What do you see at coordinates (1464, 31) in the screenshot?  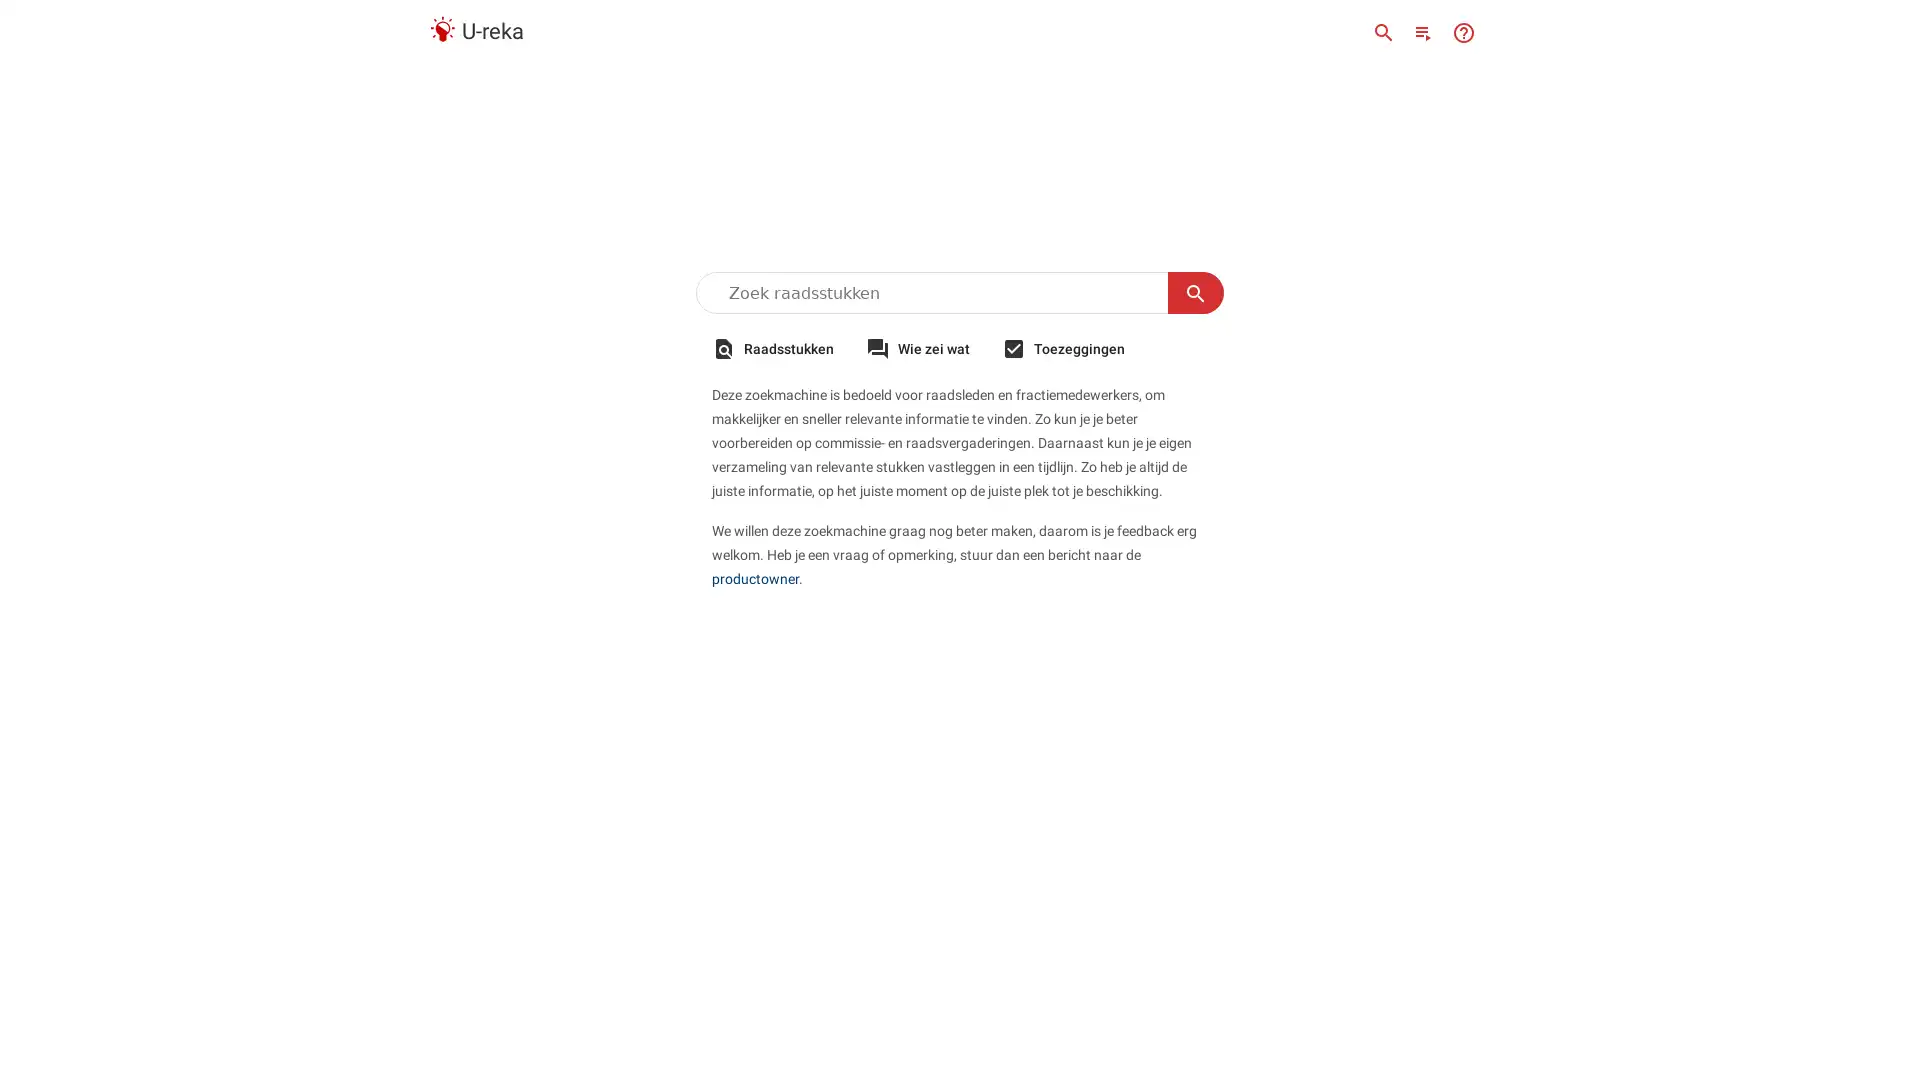 I see `Over deze applicatie` at bounding box center [1464, 31].